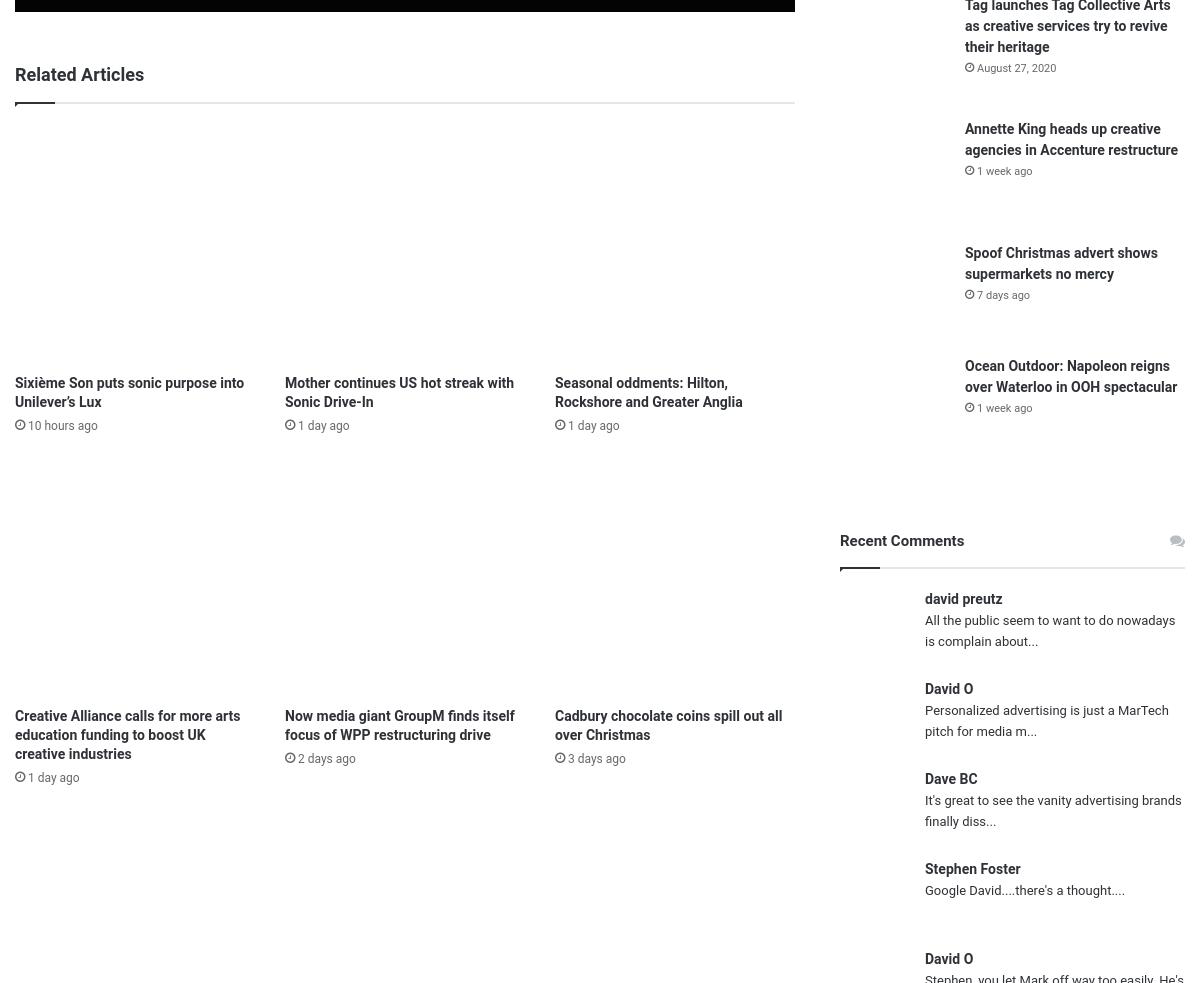 The image size is (1200, 983). Describe the element at coordinates (1070, 374) in the screenshot. I see `'Ocean Outdoor:  Napoleon reigns over Waterloo in OOH spectacular'` at that location.